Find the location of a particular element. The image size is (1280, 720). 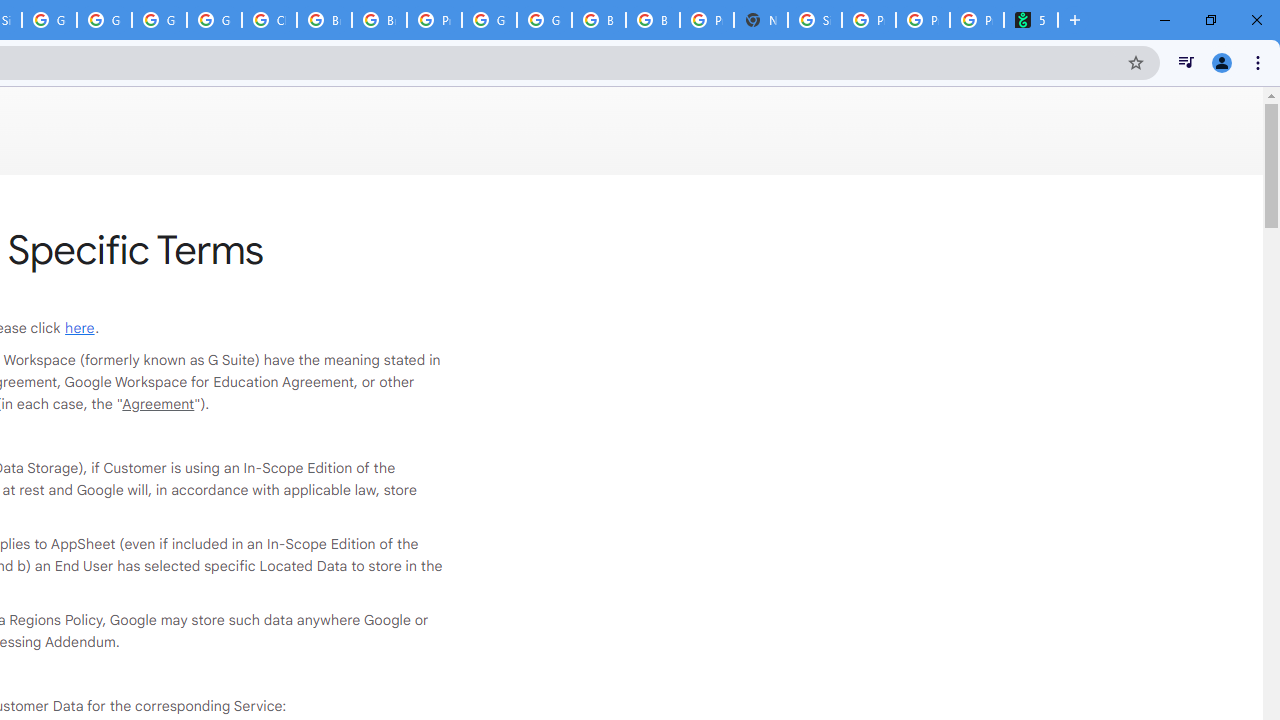

'Google Cloud Platform' is located at coordinates (489, 20).